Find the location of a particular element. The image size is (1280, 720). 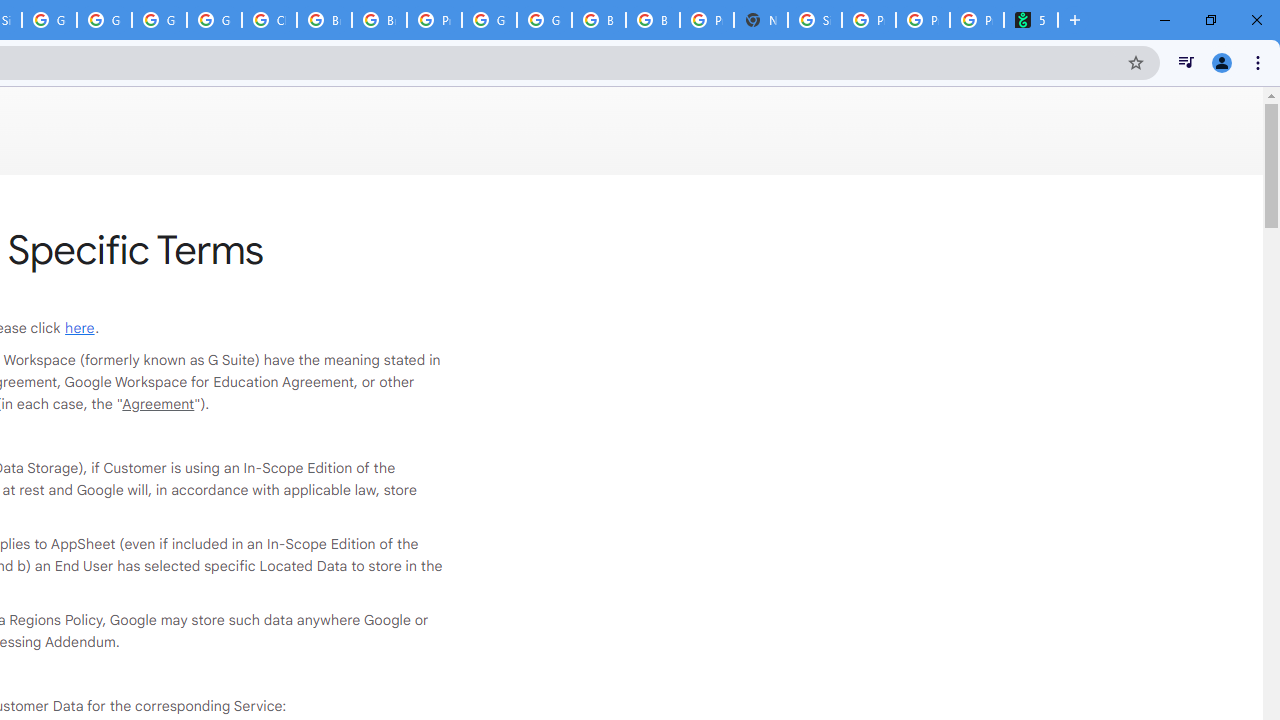

'Google Cloud Platform' is located at coordinates (489, 20).